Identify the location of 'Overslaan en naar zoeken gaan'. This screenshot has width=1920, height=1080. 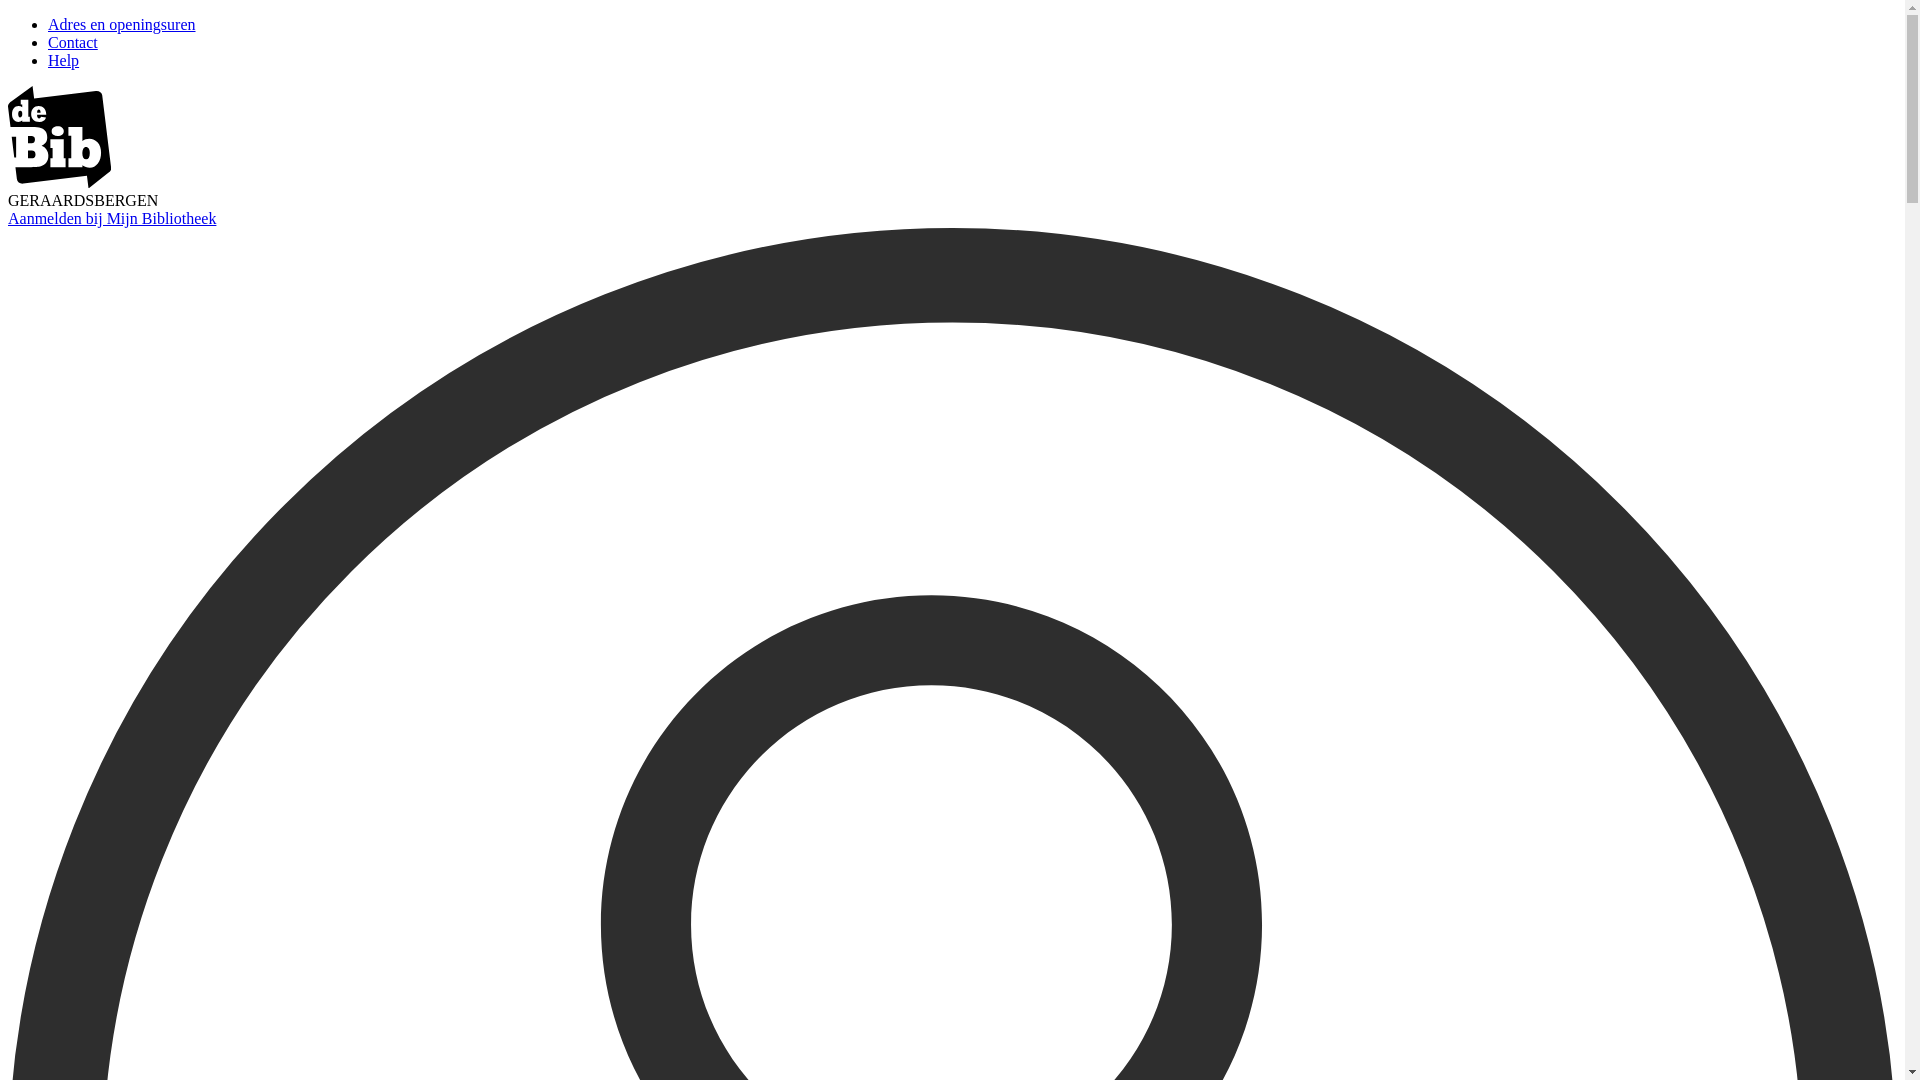
(8, 16).